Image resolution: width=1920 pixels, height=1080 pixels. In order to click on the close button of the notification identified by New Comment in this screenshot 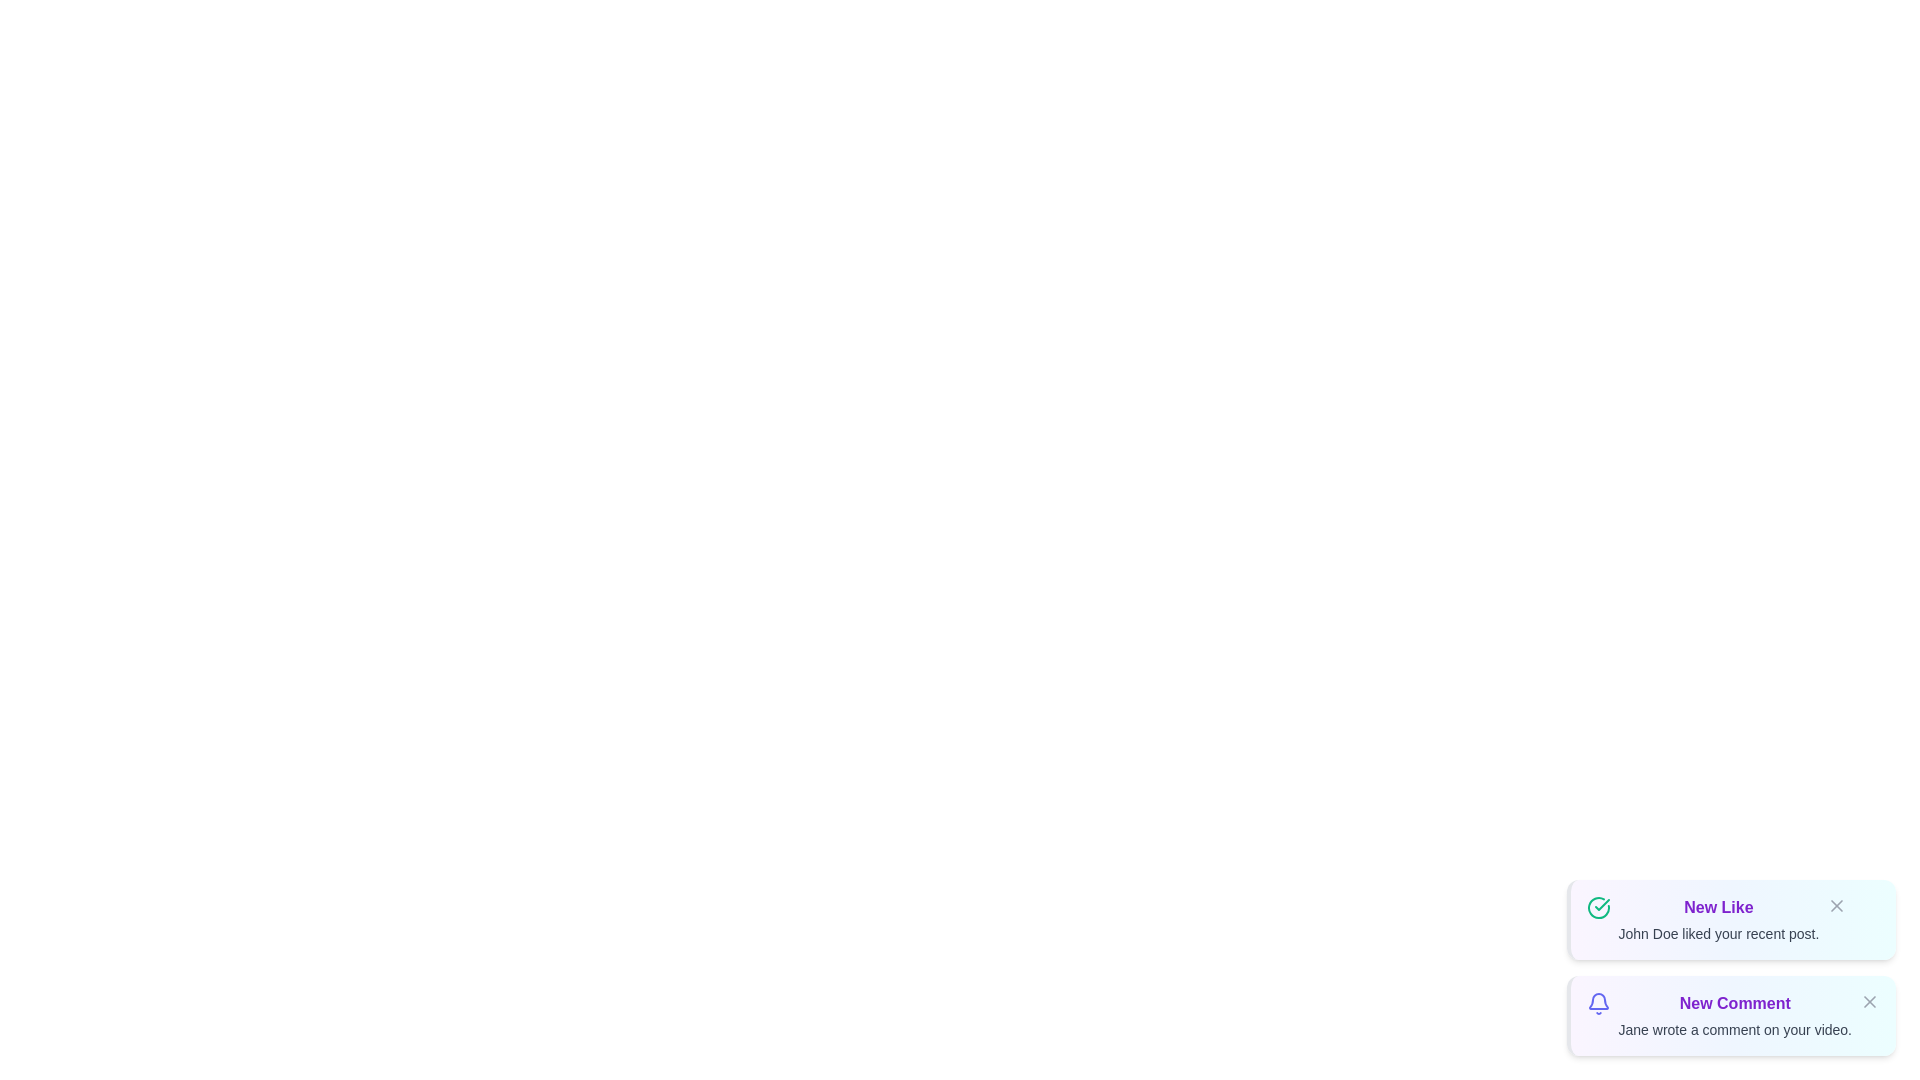, I will do `click(1869, 1002)`.